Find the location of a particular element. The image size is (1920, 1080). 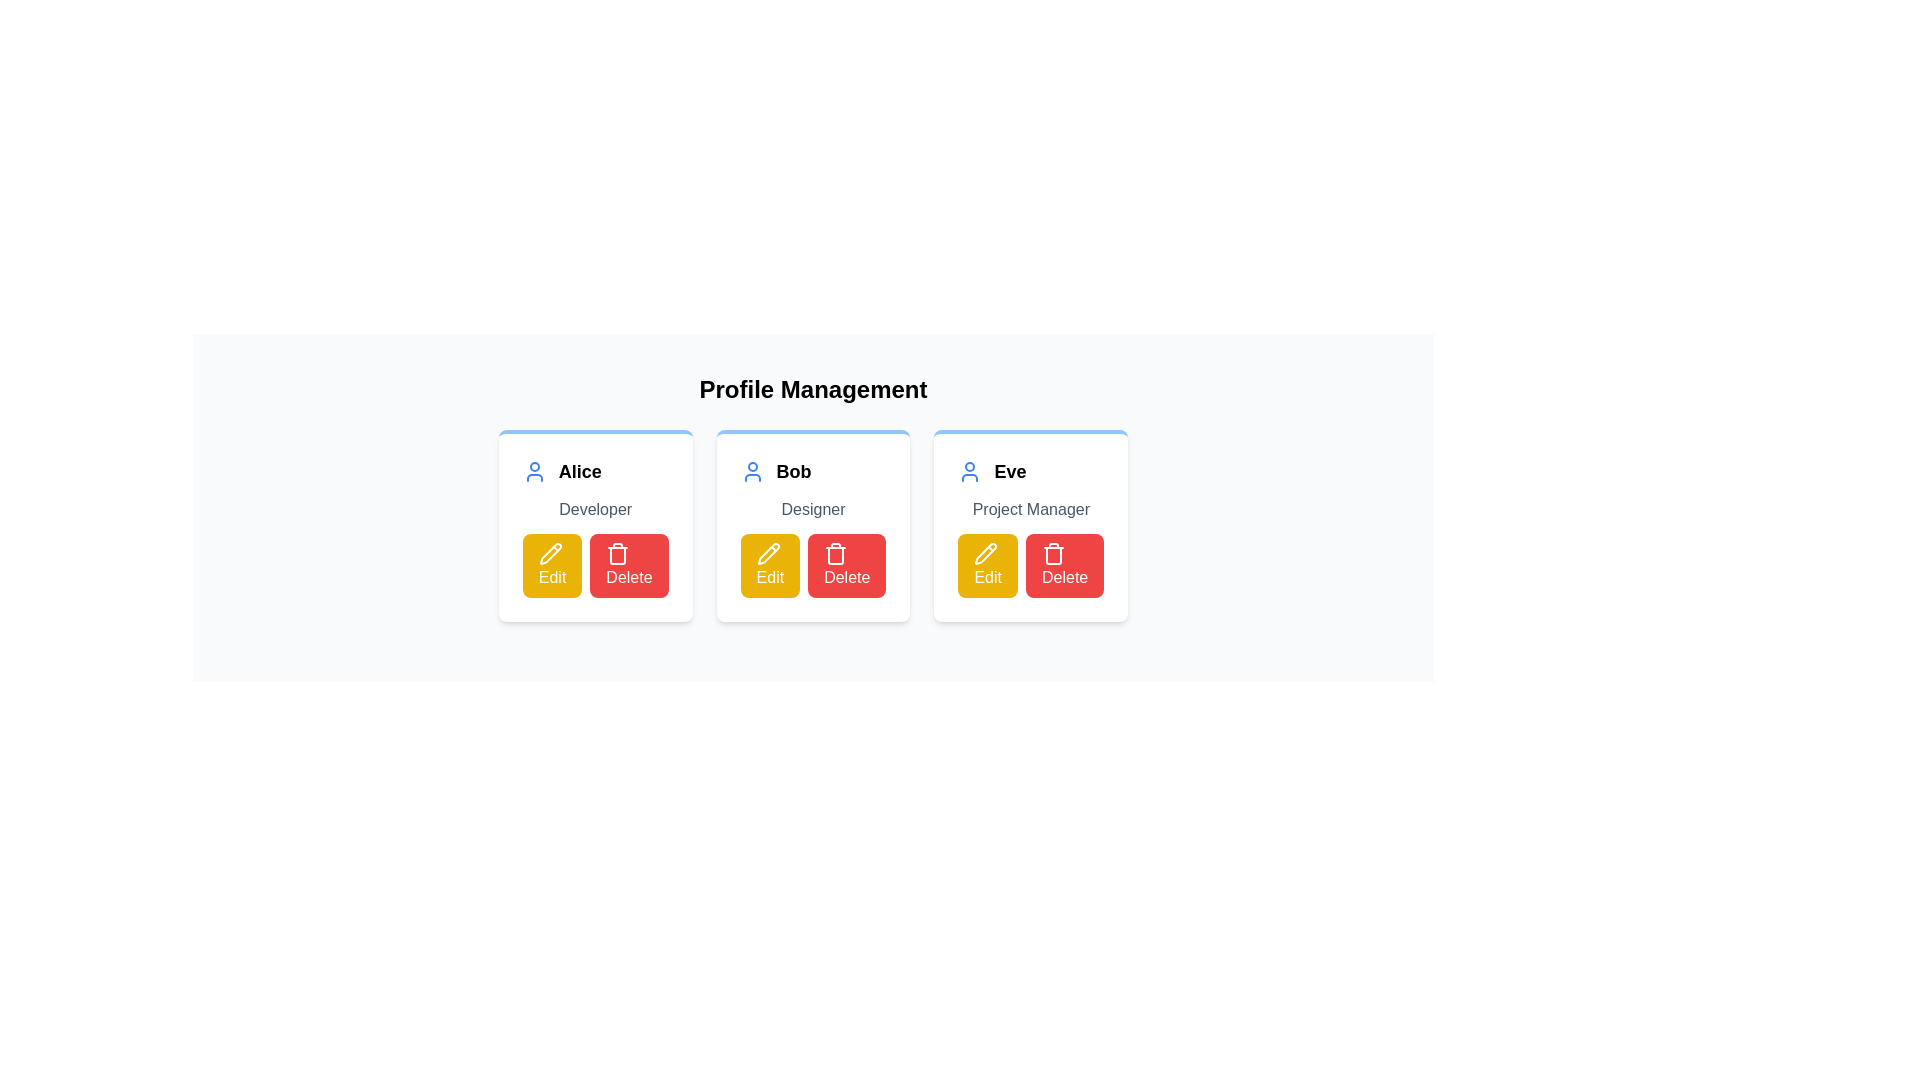

the 'Delete' icon within the red delete button located in the third card titled 'Eve - Project Manager' is located at coordinates (1052, 554).